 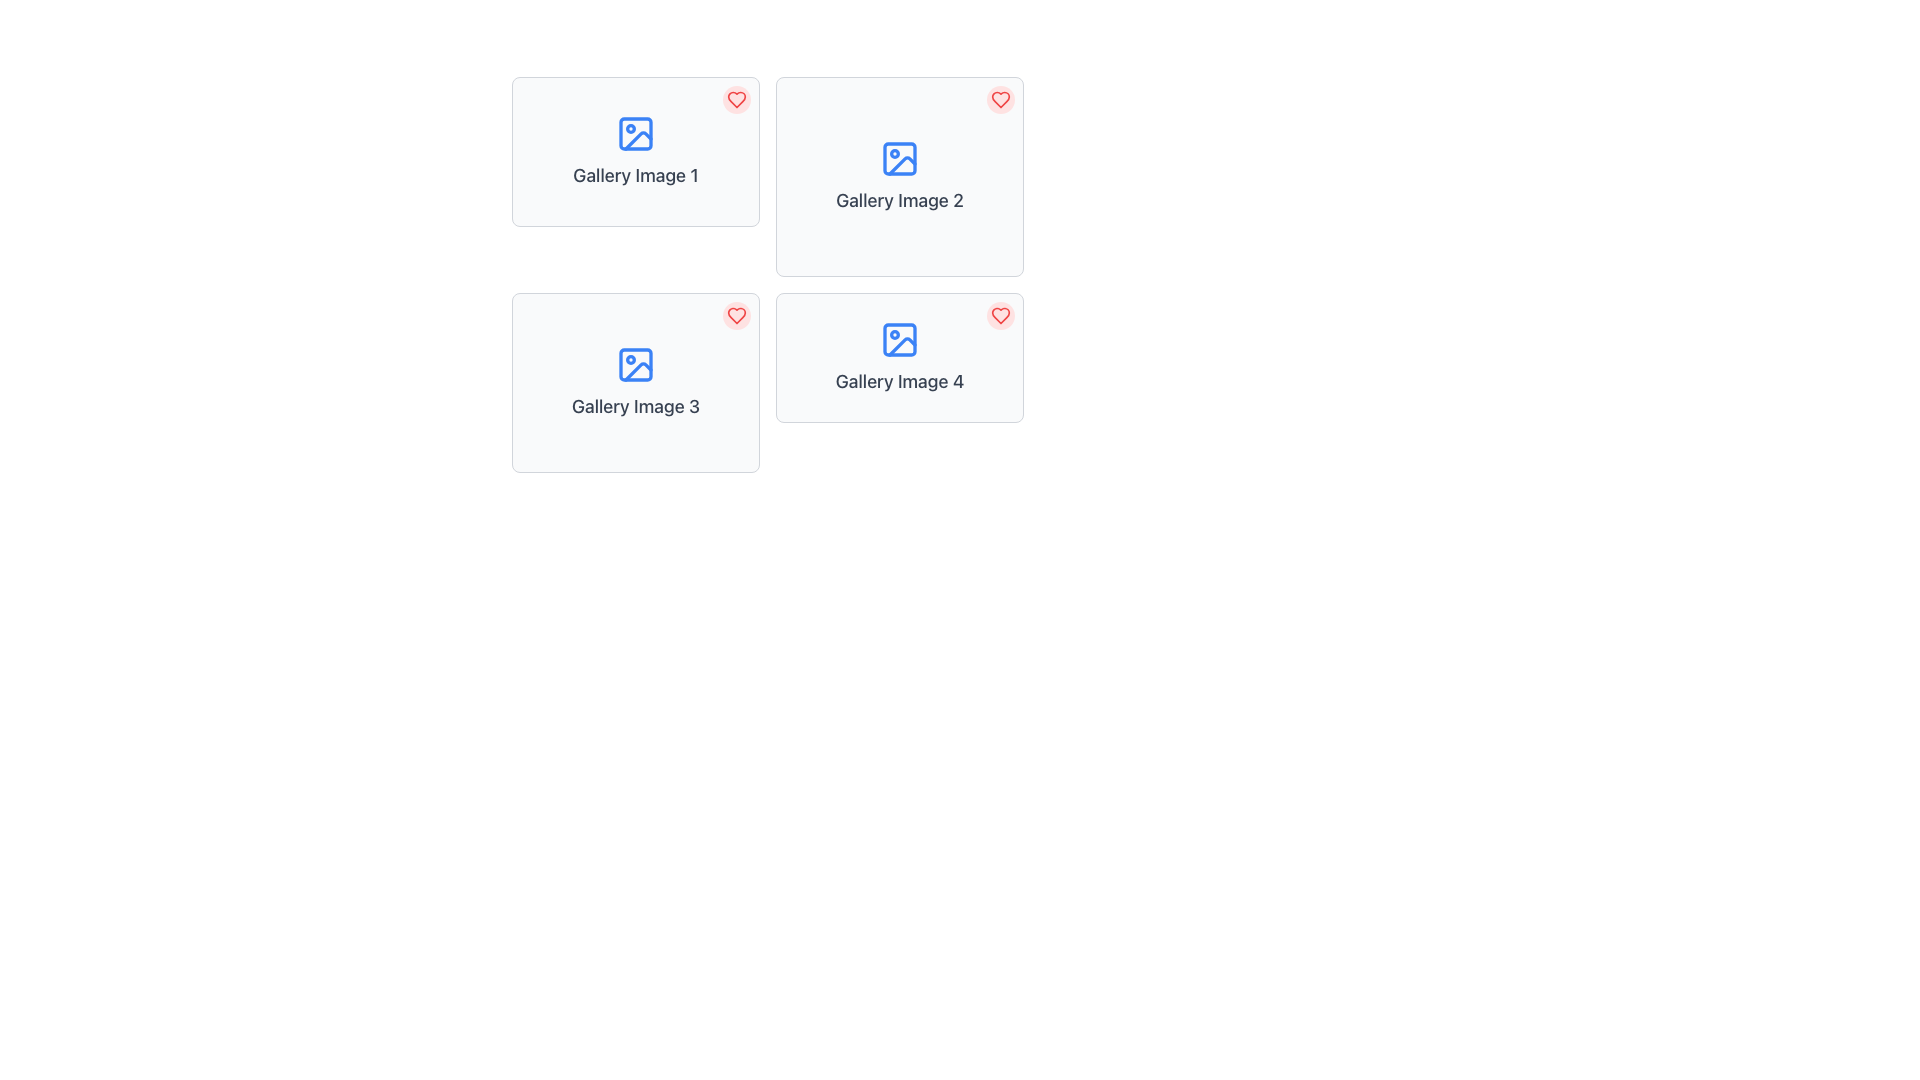 I want to click on the heart icon located in the top-right corner of the 'Gallery Image 4' card, styled in red and symbolizing a 'like' action, so click(x=1001, y=315).